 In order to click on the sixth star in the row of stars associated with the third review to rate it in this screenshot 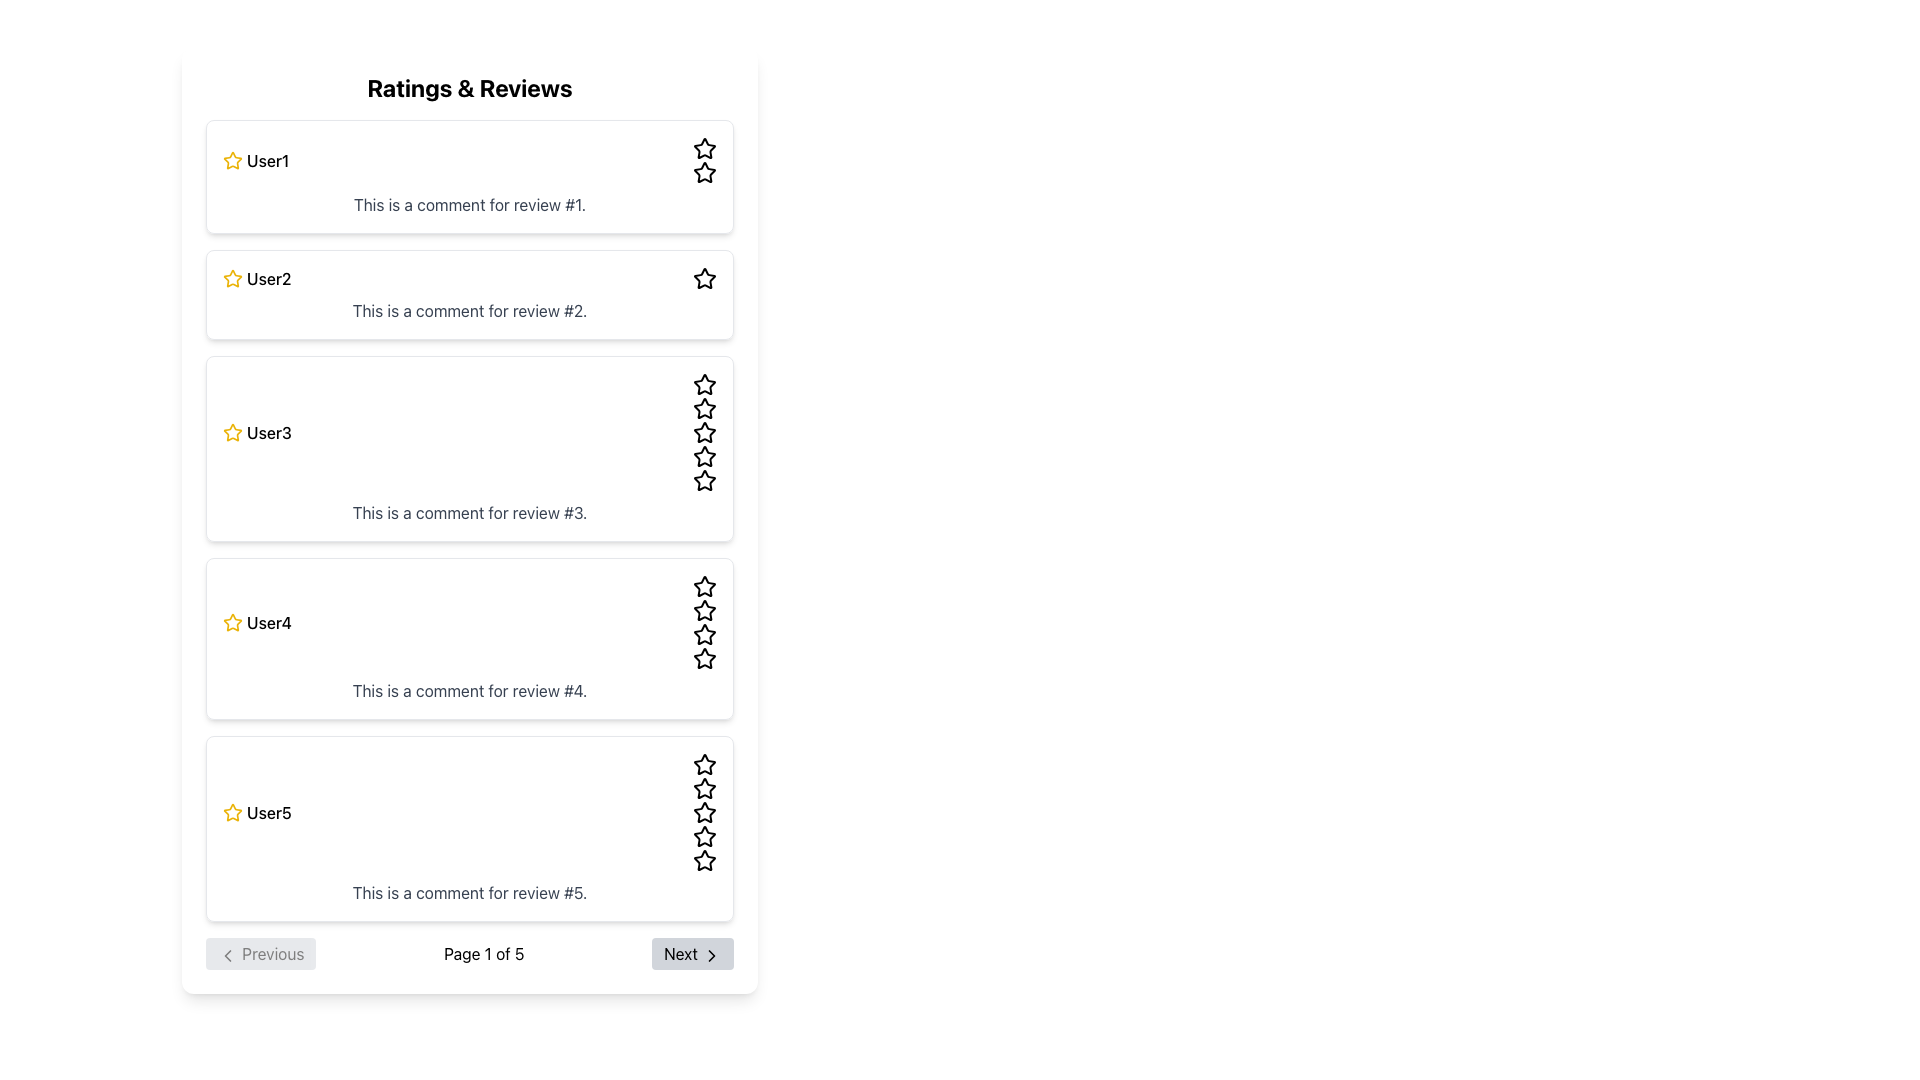, I will do `click(705, 456)`.